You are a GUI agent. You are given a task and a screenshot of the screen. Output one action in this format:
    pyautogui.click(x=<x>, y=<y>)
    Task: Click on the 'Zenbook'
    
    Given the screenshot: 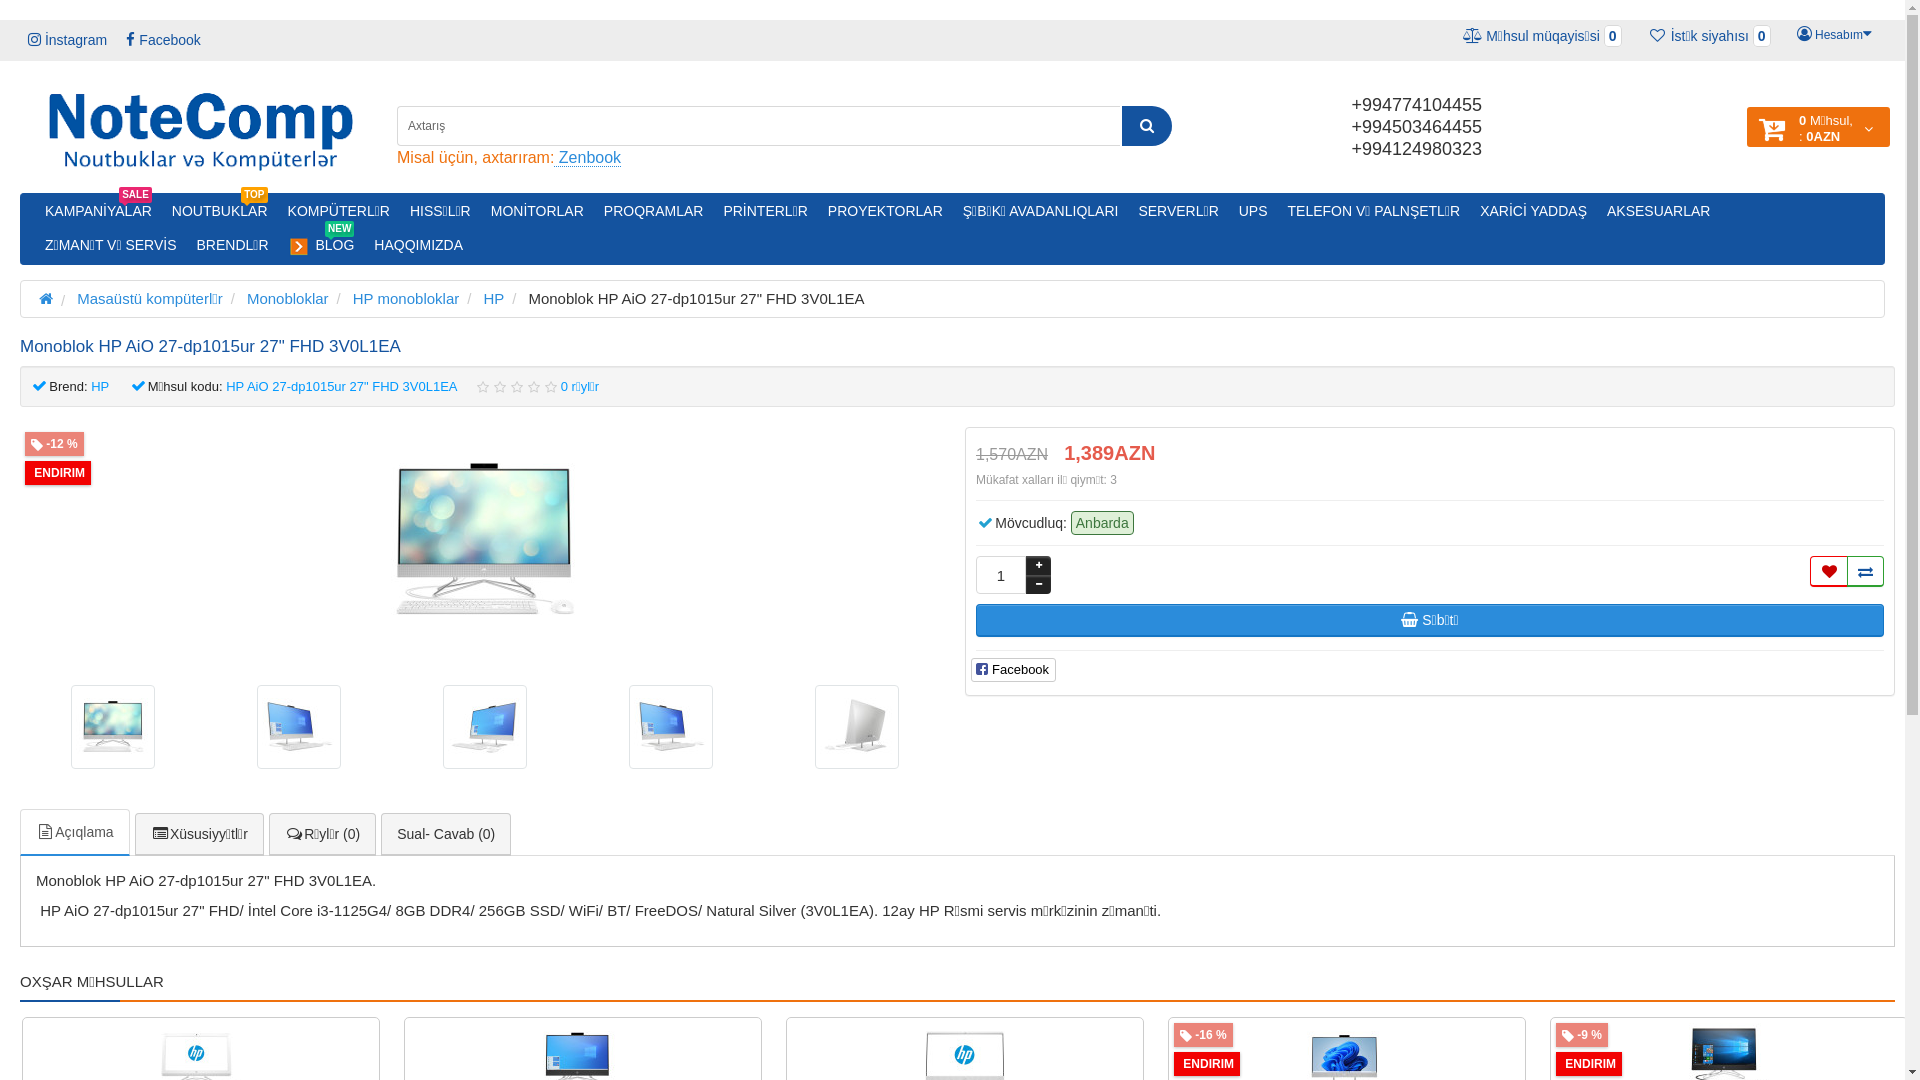 What is the action you would take?
    pyautogui.click(x=586, y=157)
    